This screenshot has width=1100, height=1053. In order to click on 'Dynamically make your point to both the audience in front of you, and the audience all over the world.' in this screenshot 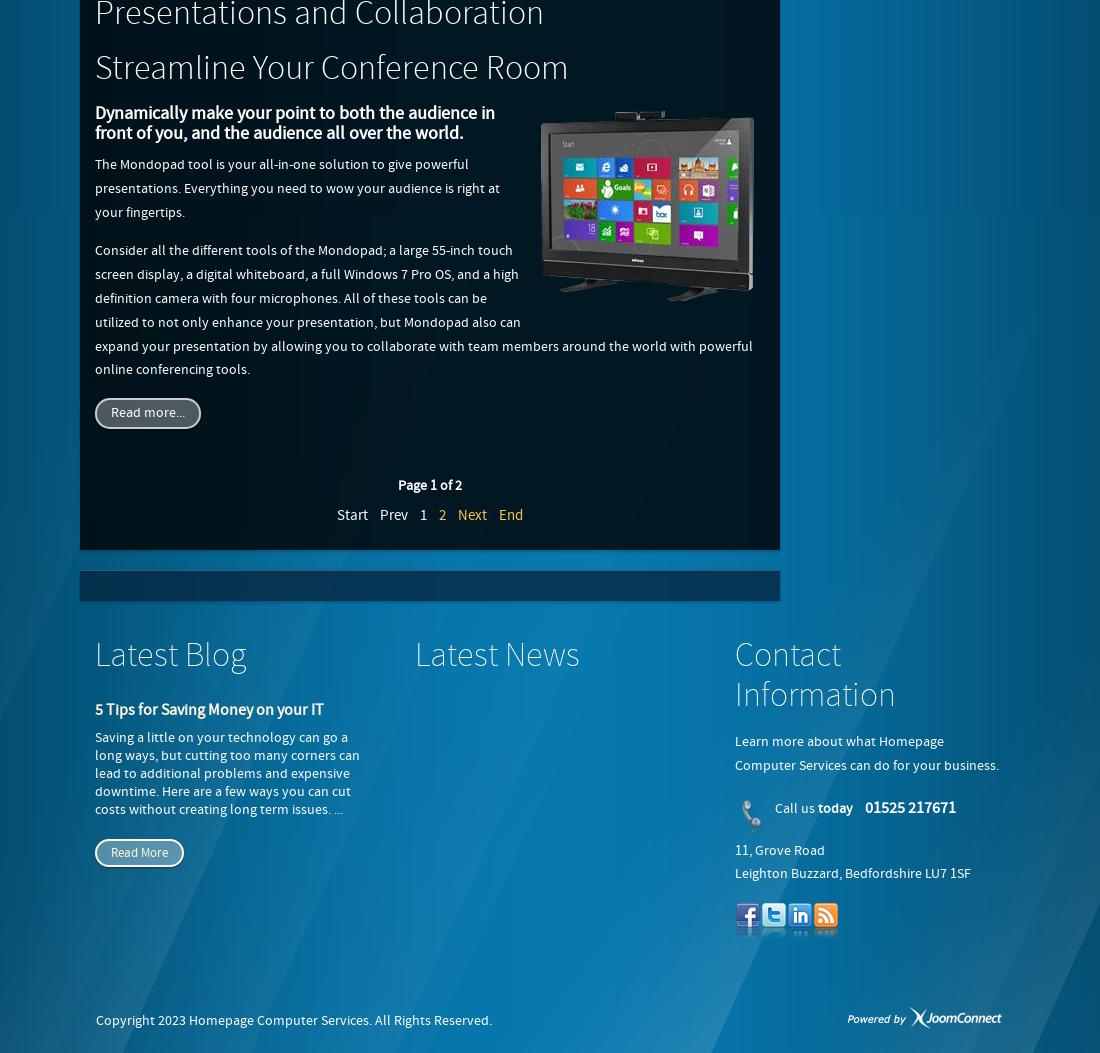, I will do `click(294, 123)`.